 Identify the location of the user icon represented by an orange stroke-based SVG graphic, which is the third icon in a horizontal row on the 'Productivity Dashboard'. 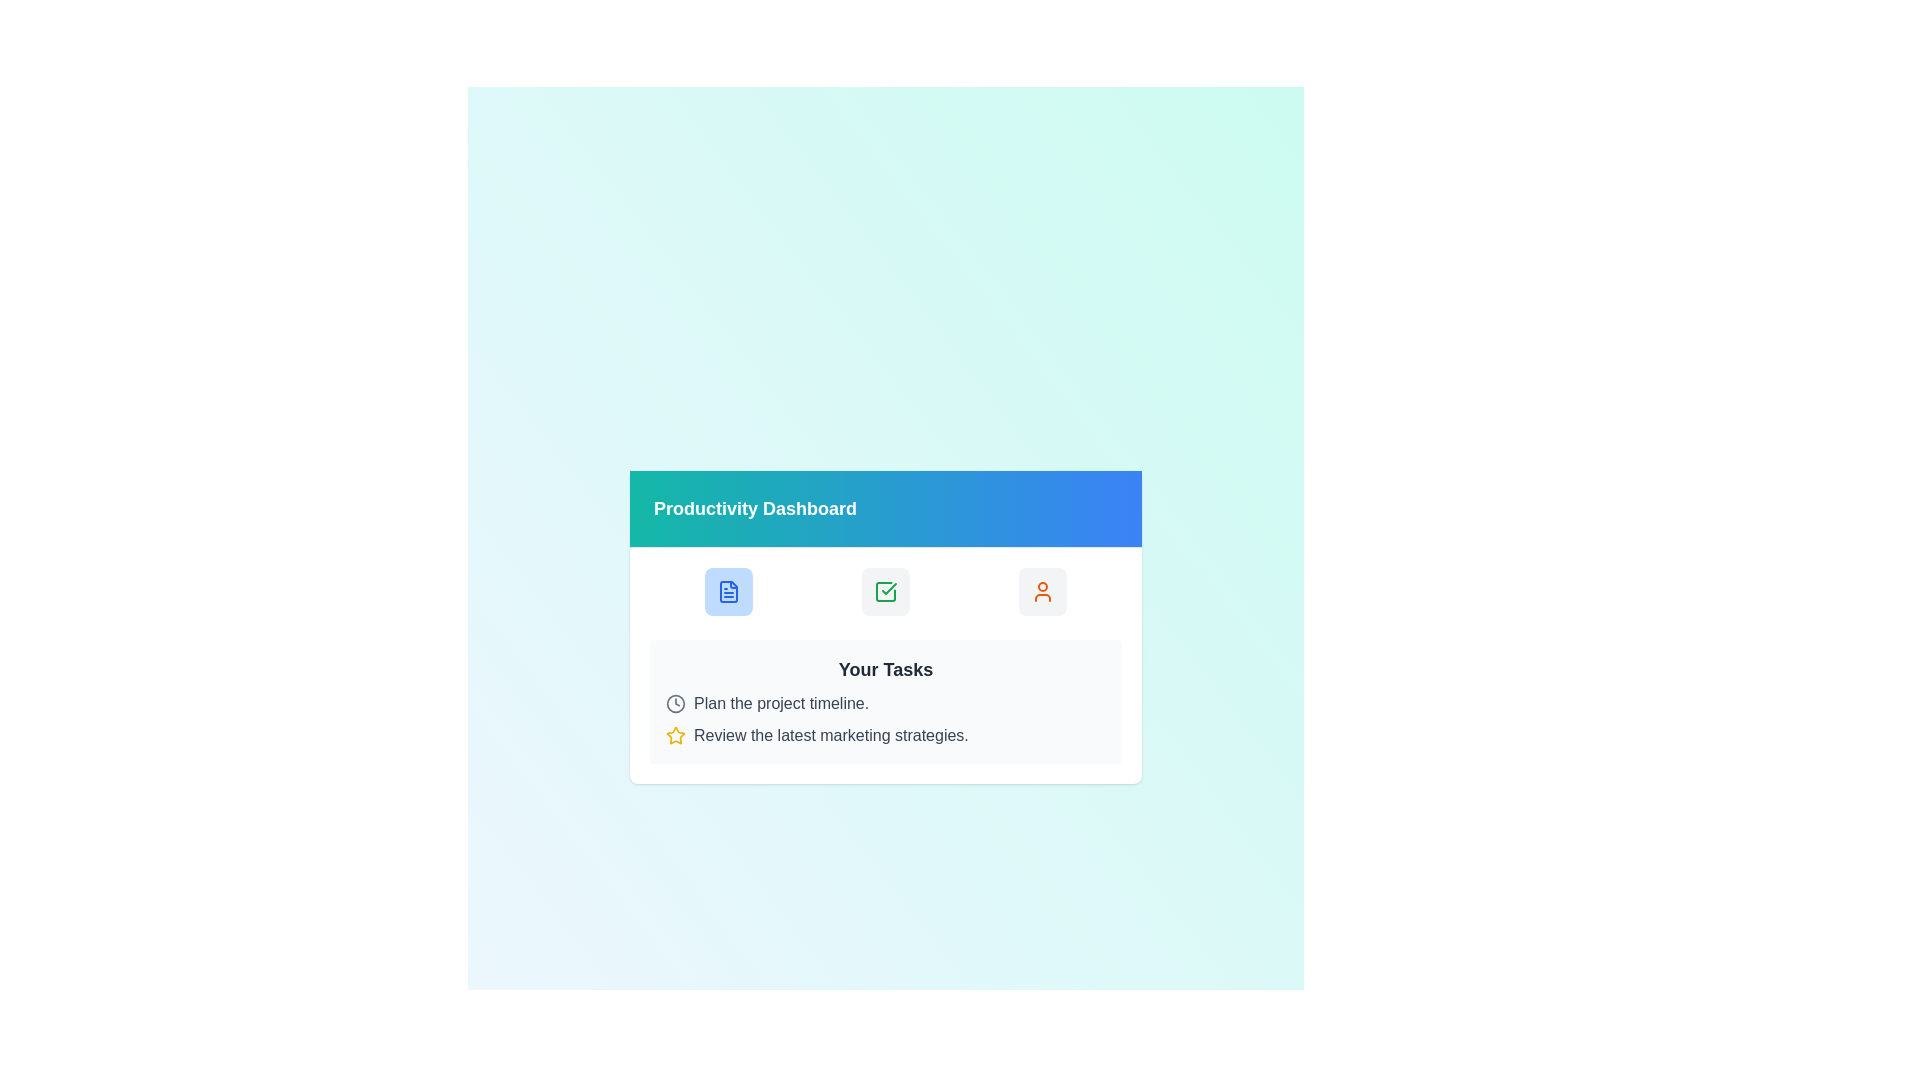
(1042, 590).